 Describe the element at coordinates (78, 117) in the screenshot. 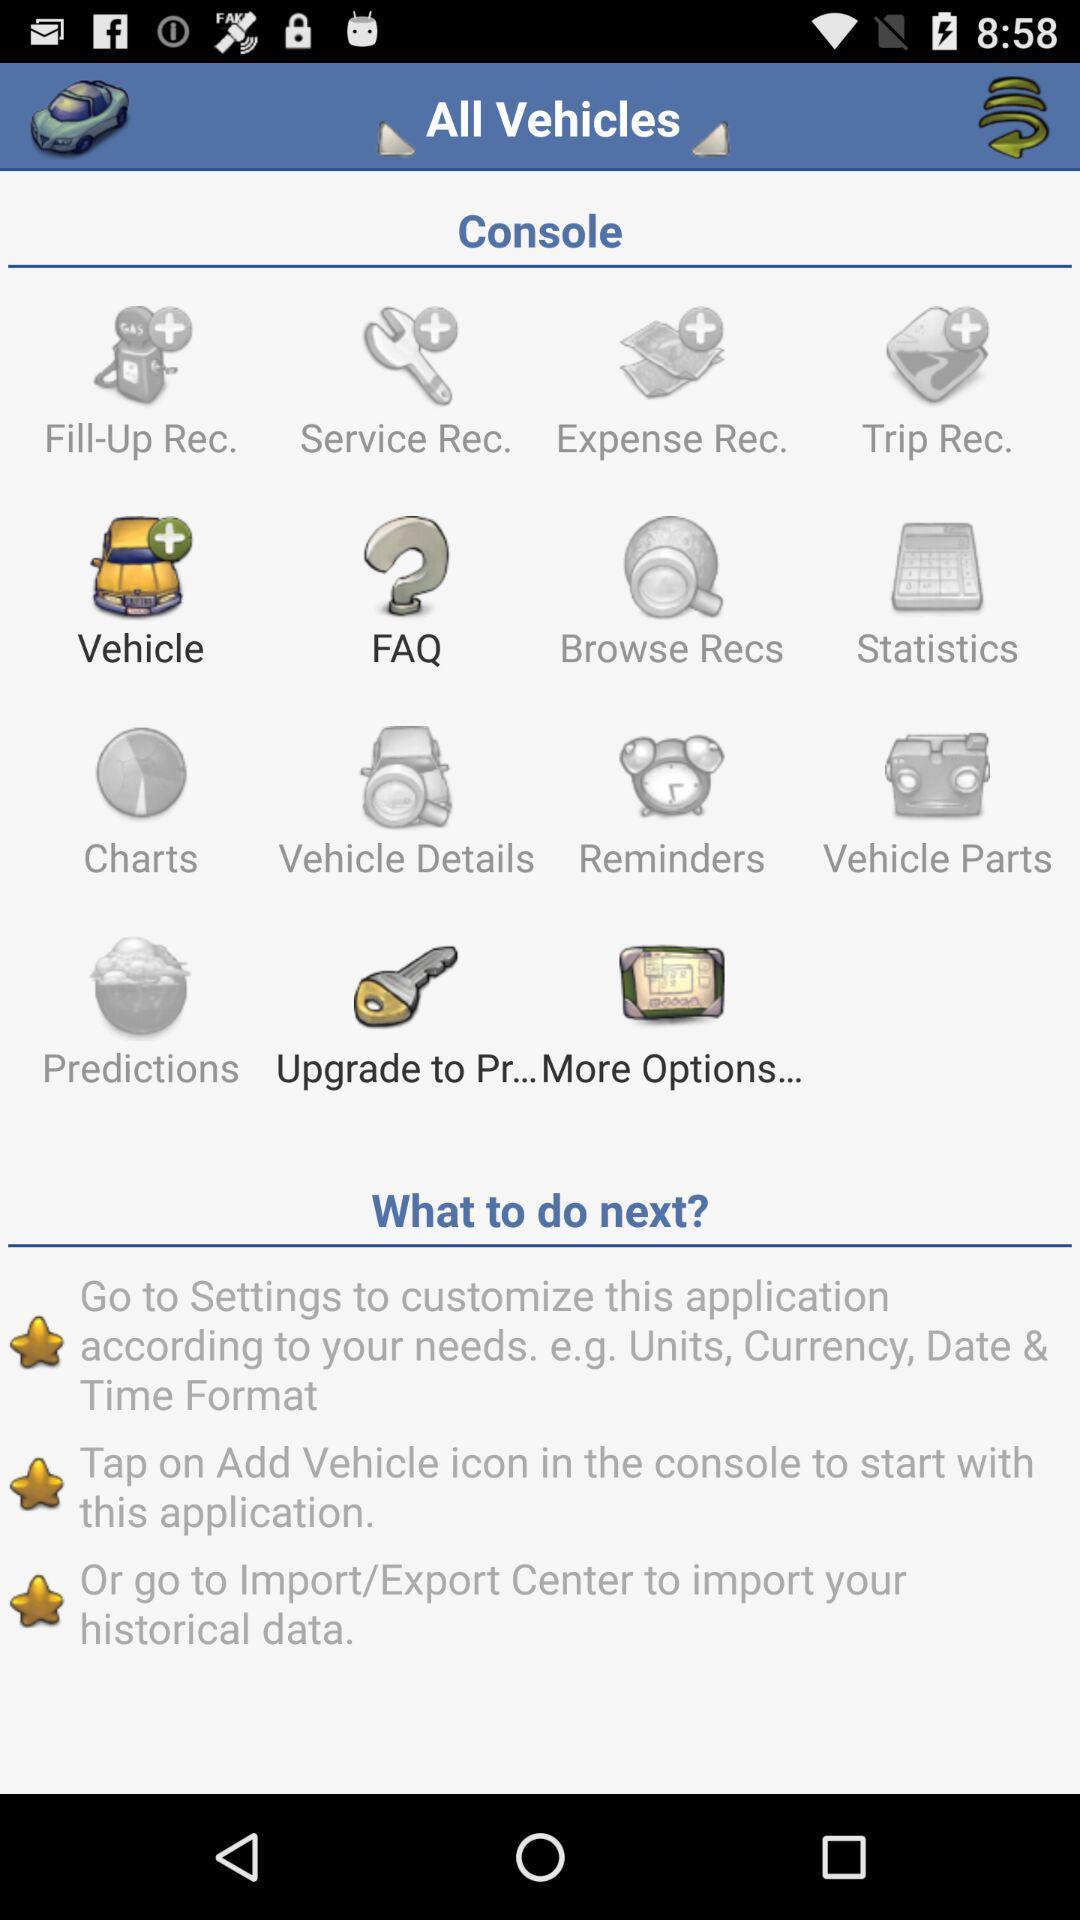

I see `vechicle` at that location.